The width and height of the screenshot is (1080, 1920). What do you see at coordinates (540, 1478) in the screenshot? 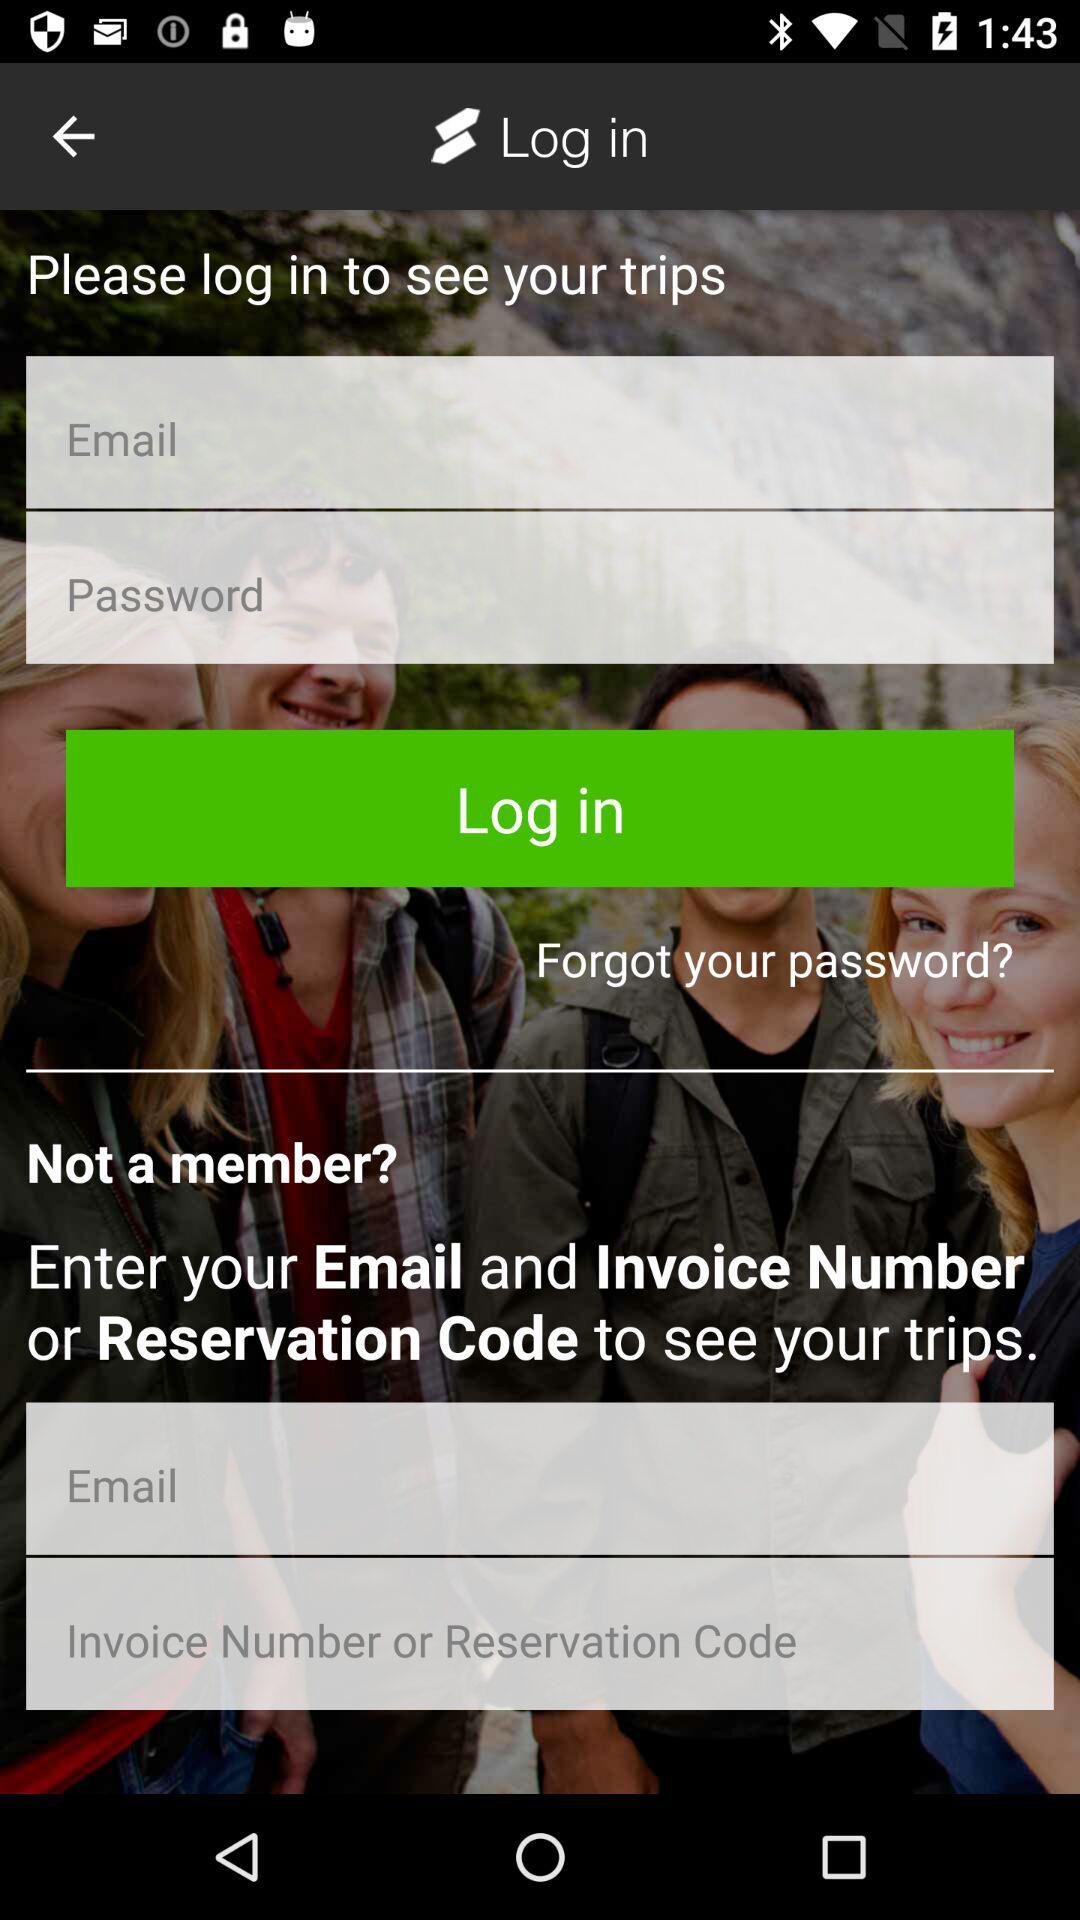
I see `input email` at bounding box center [540, 1478].